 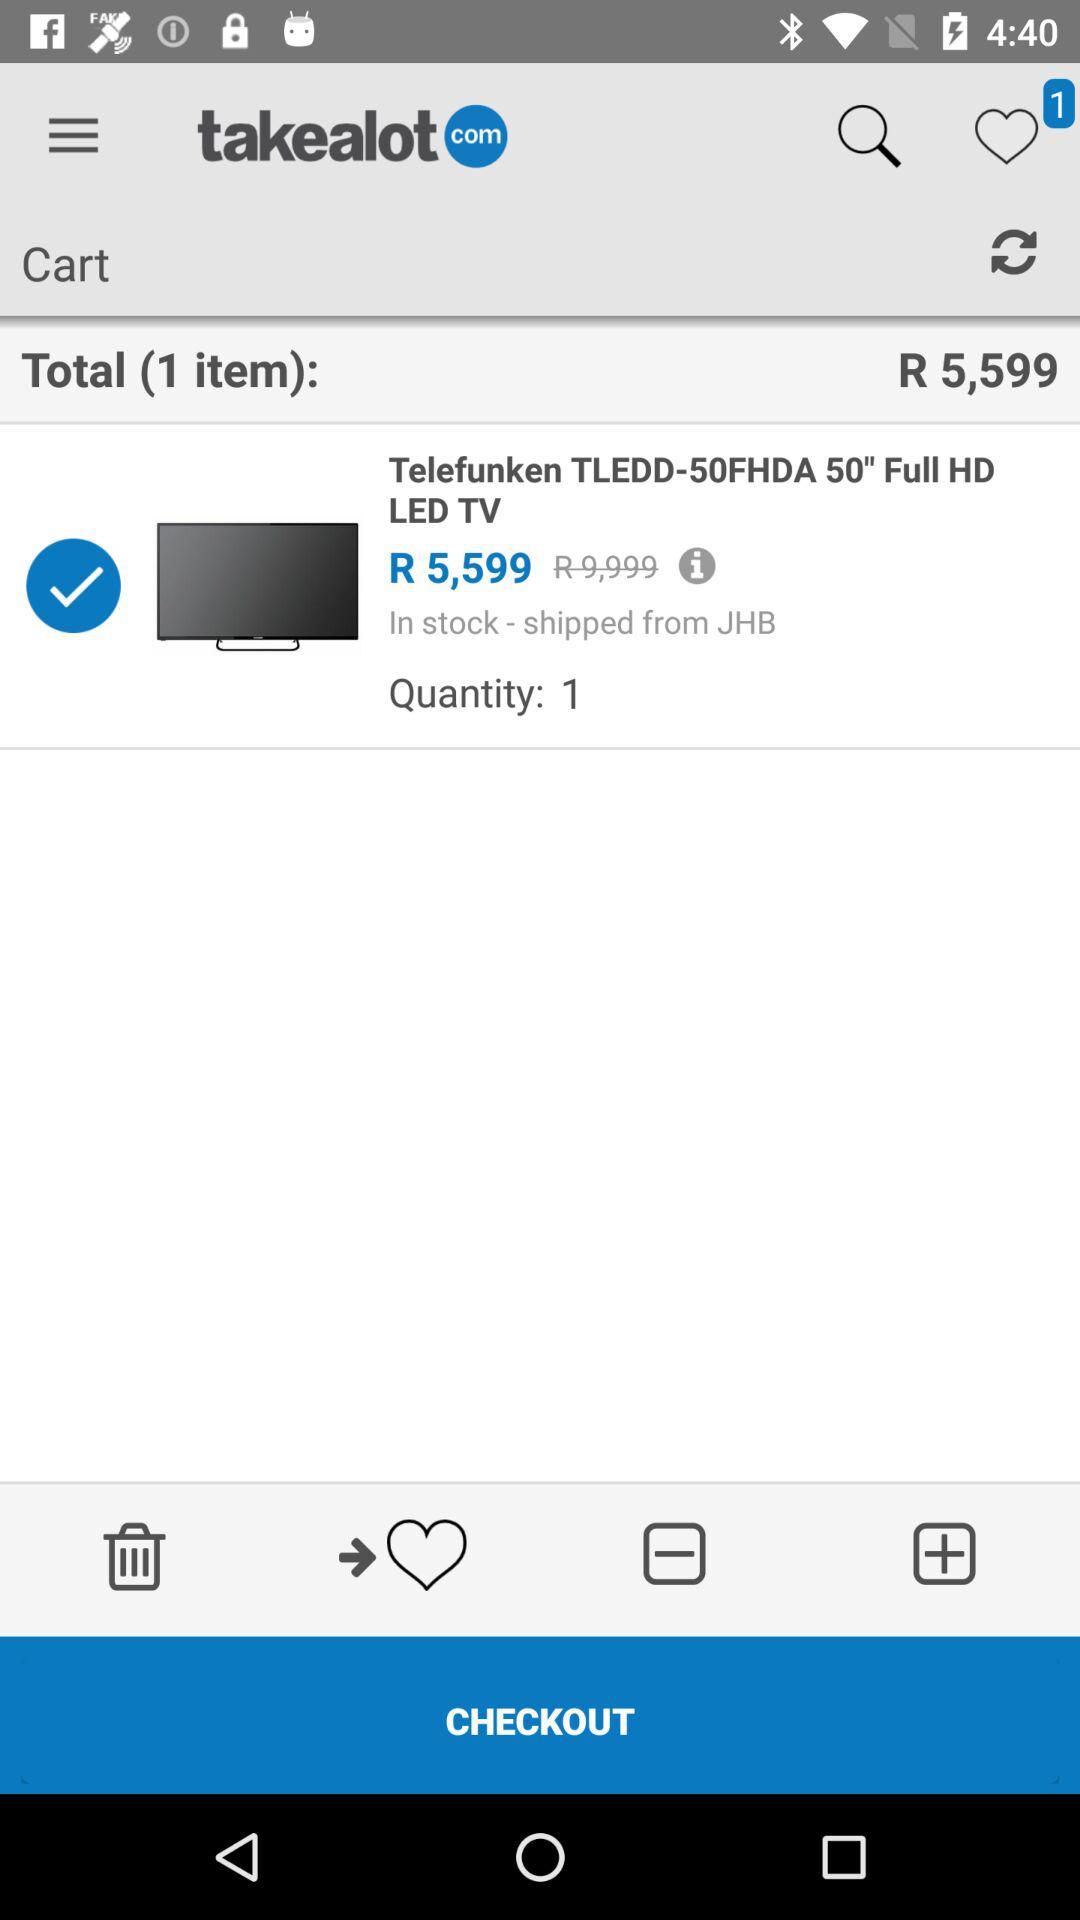 I want to click on icon next to the 1, so click(x=466, y=691).